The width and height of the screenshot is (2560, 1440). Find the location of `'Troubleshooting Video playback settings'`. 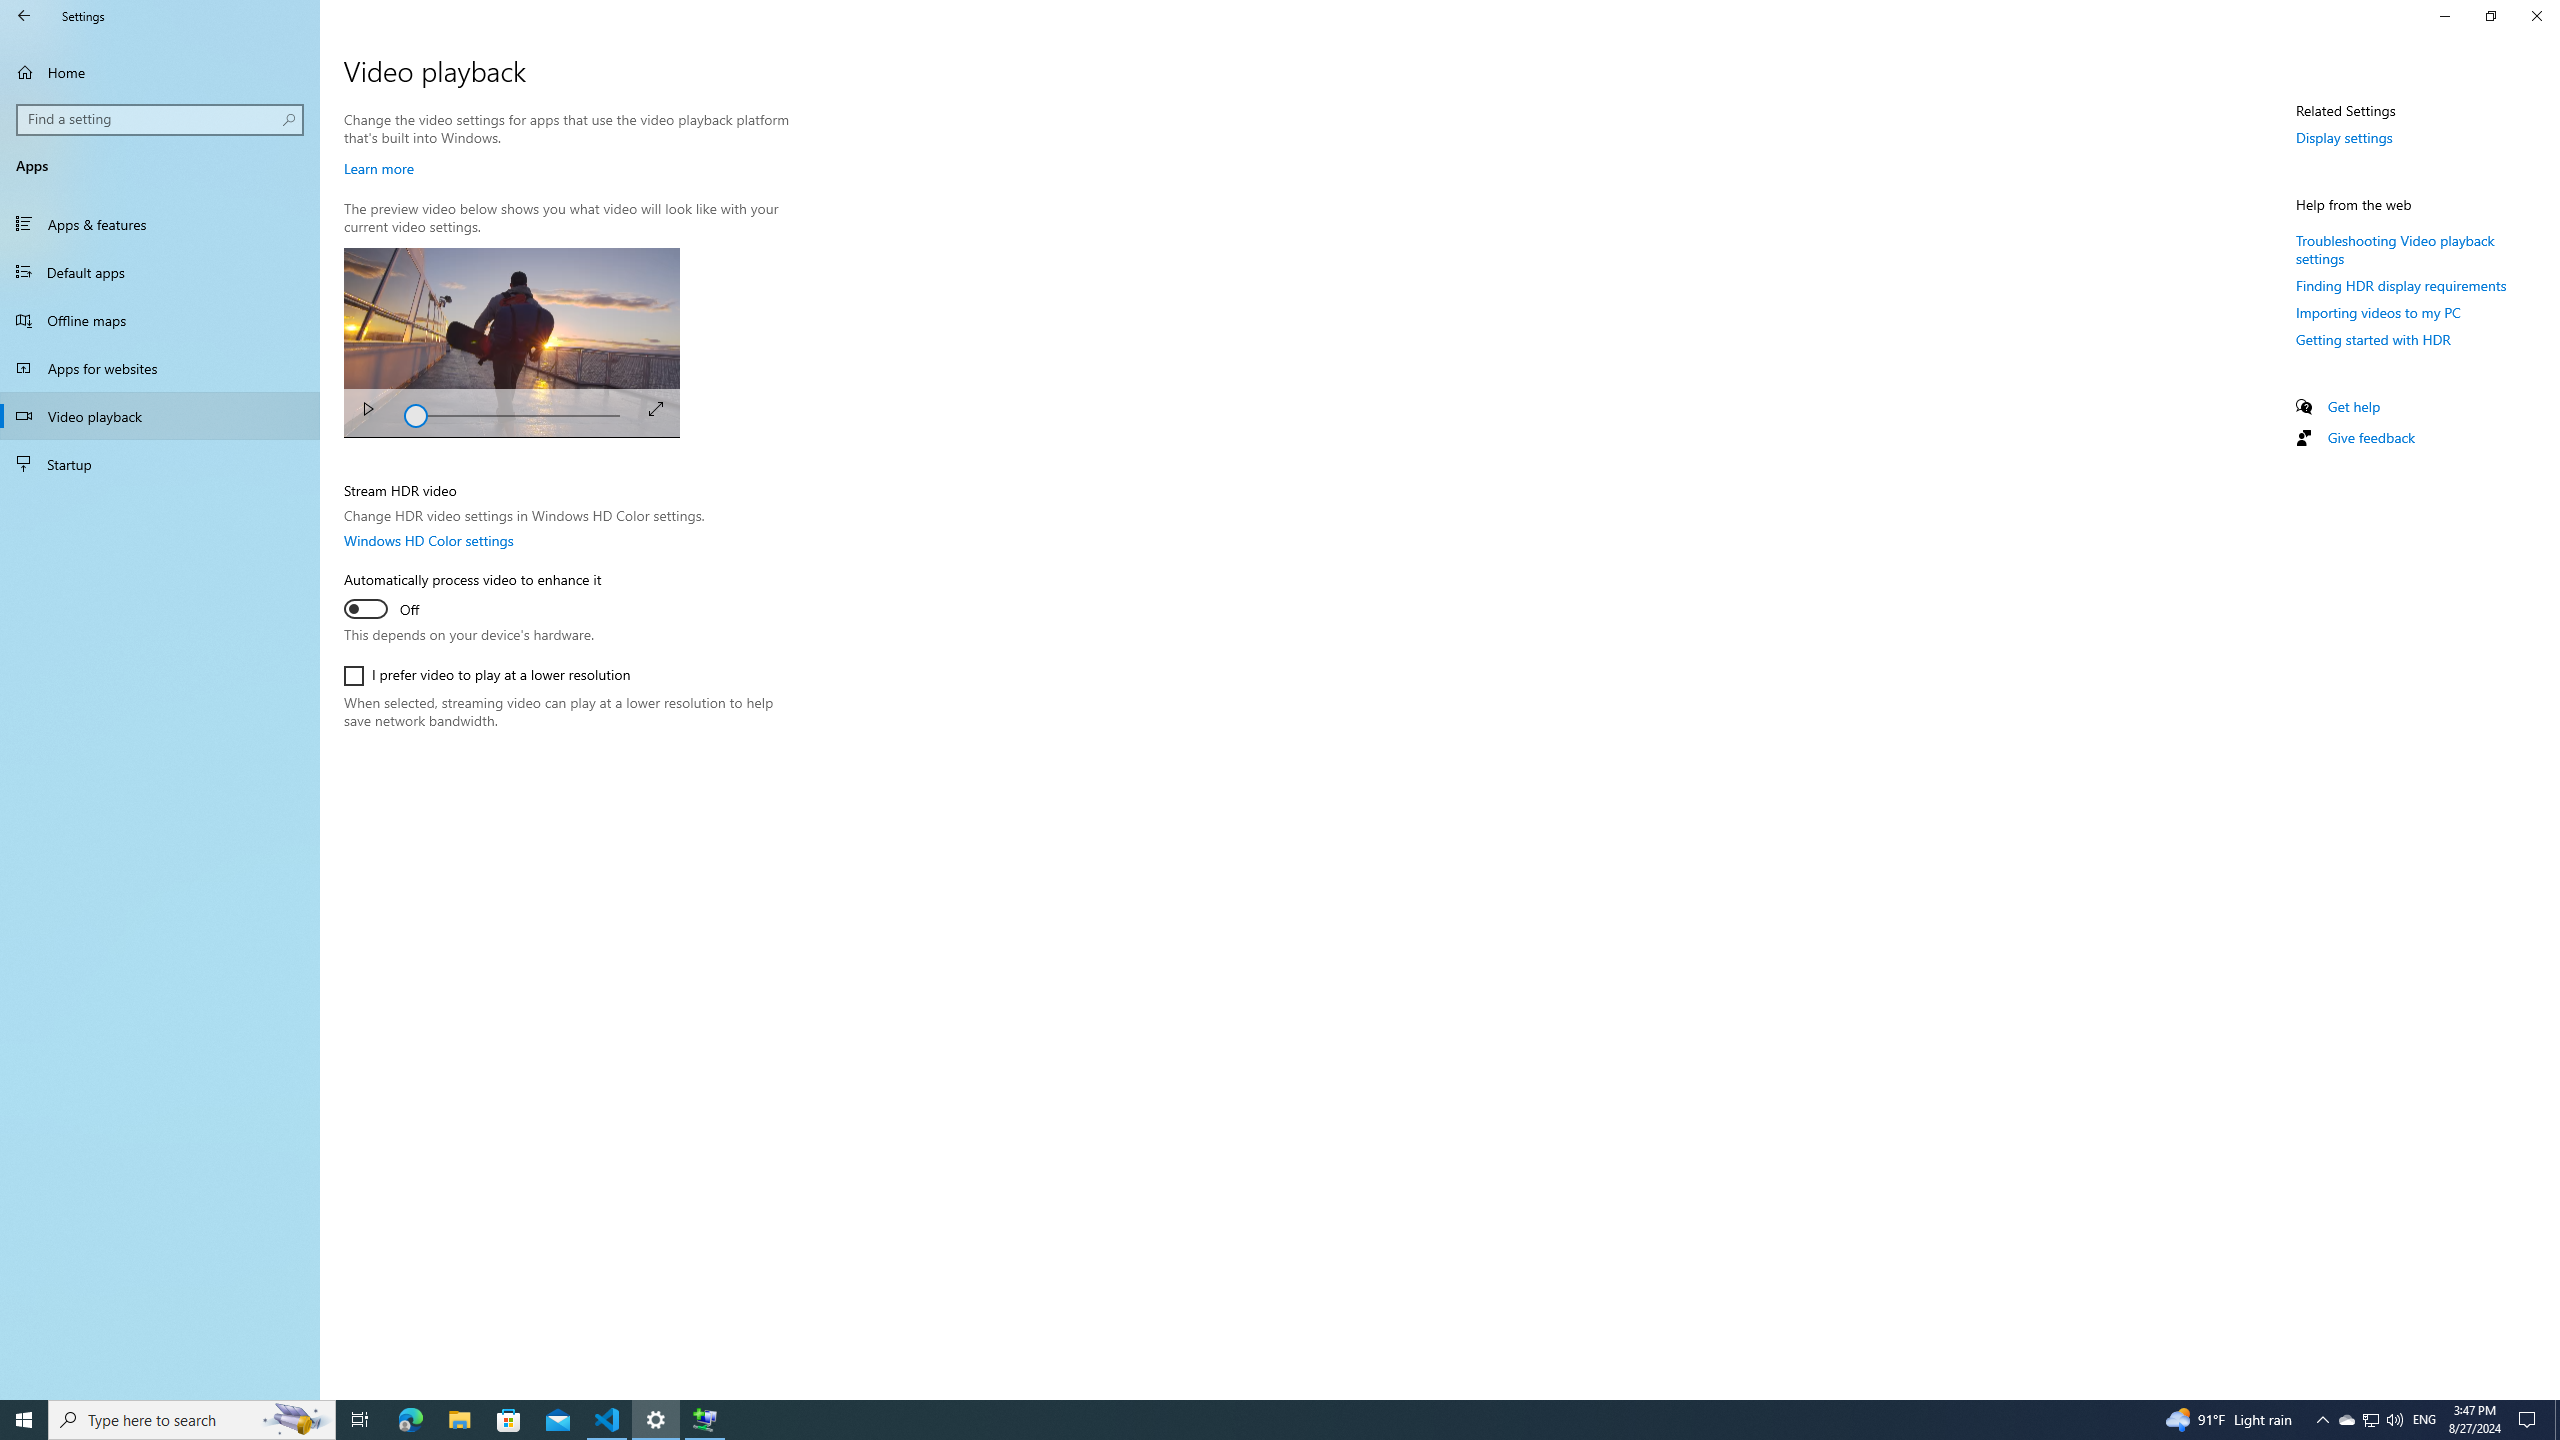

'Troubleshooting Video playback settings' is located at coordinates (2396, 248).